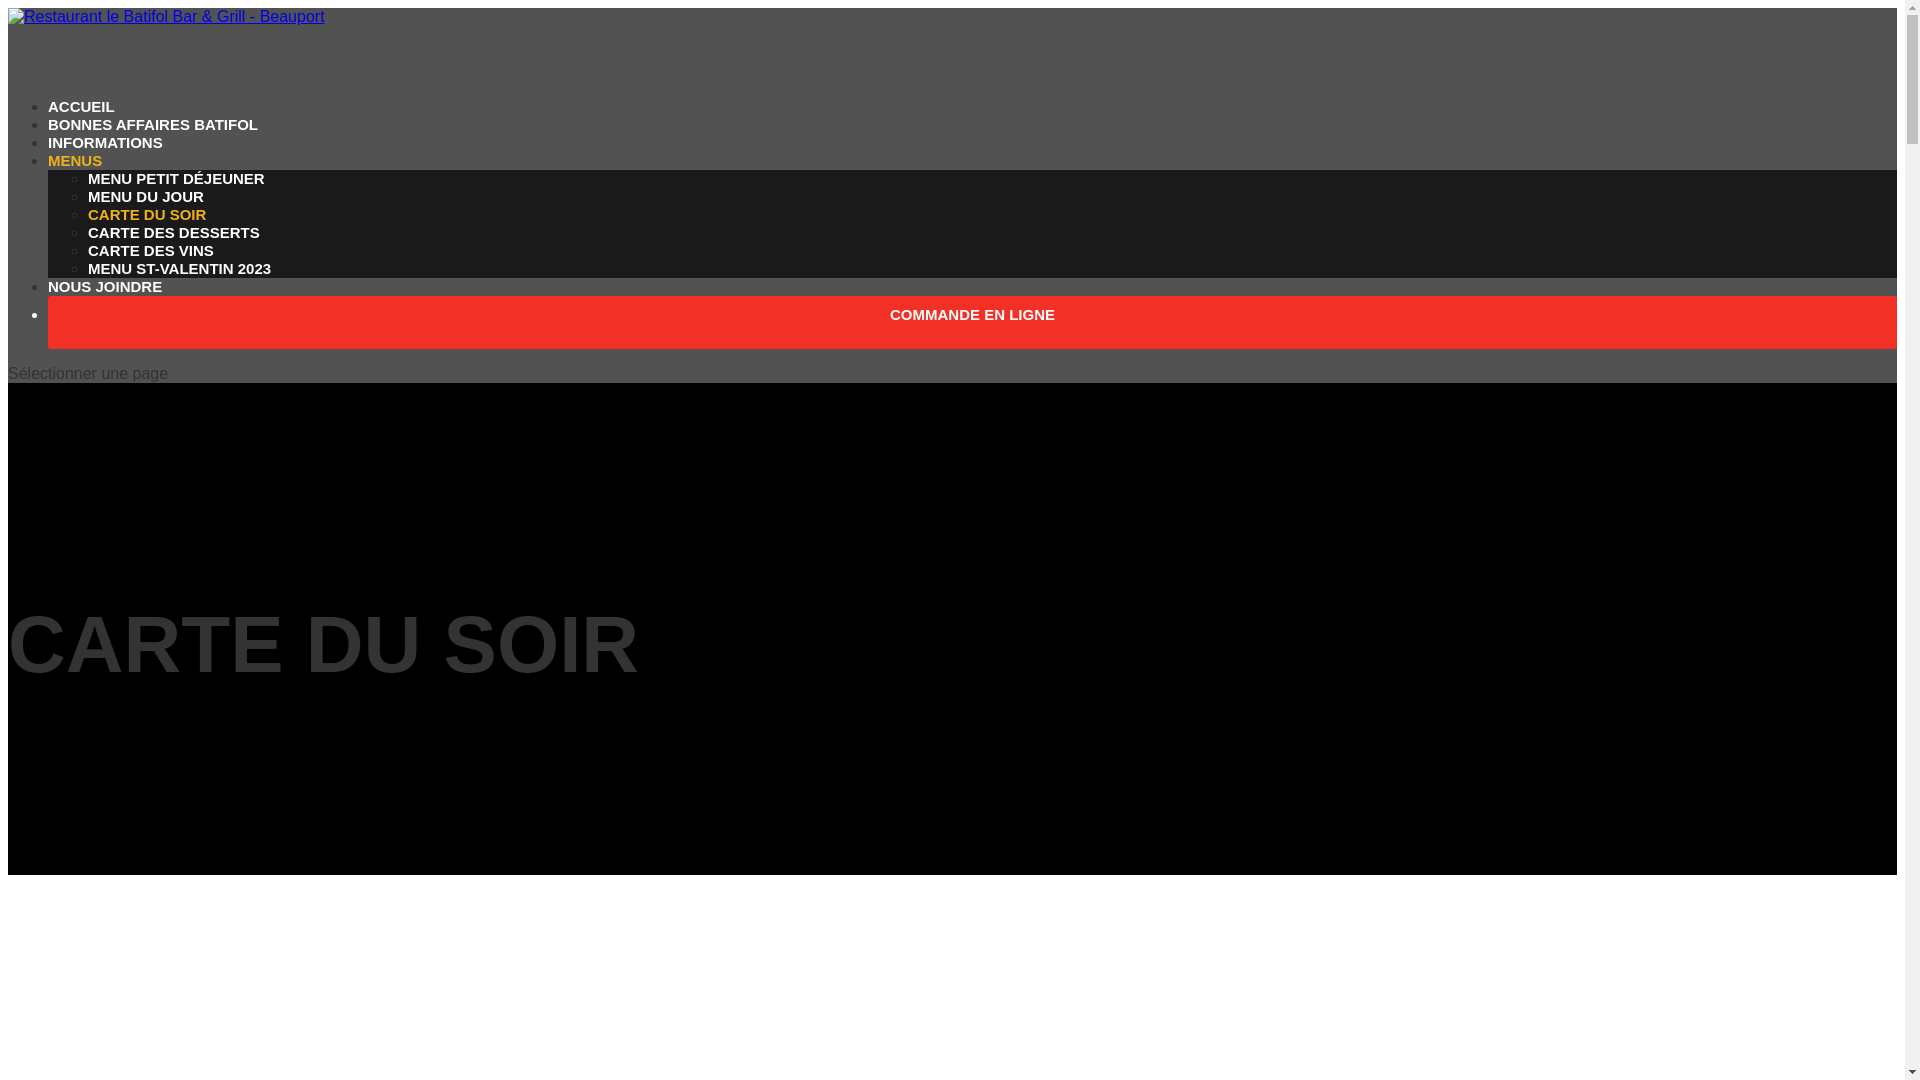 This screenshot has width=1920, height=1080. Describe the element at coordinates (149, 249) in the screenshot. I see `'CARTE DES VINS'` at that location.